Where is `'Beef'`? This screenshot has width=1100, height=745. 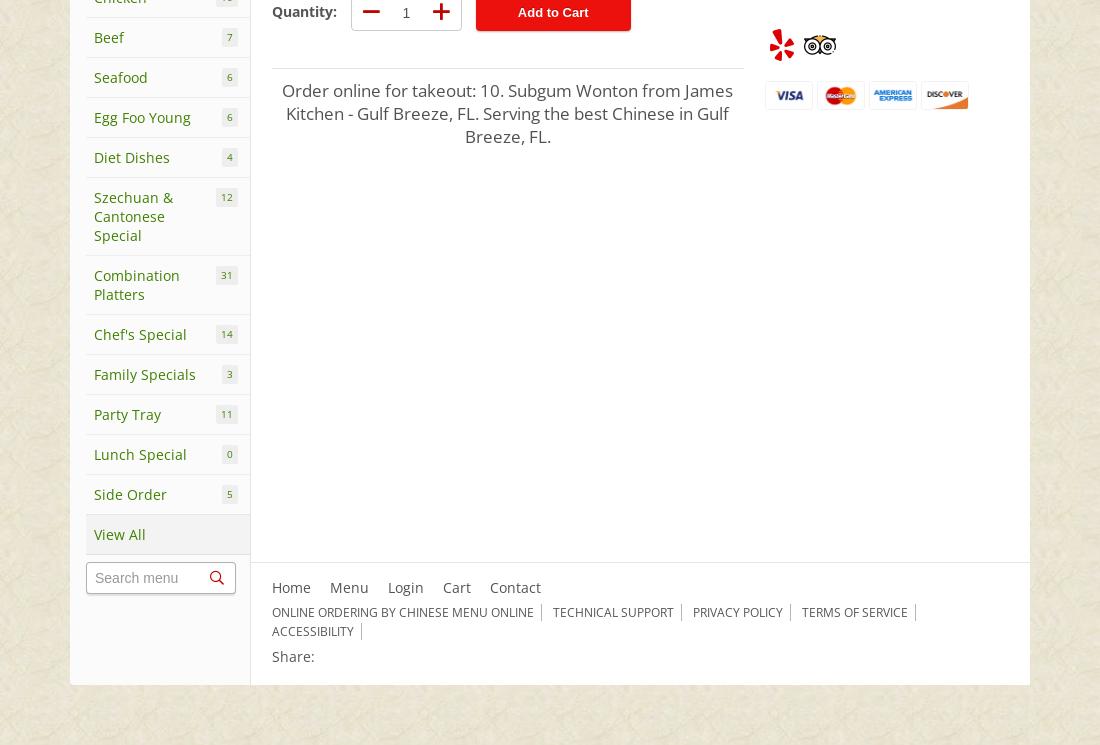 'Beef' is located at coordinates (109, 36).